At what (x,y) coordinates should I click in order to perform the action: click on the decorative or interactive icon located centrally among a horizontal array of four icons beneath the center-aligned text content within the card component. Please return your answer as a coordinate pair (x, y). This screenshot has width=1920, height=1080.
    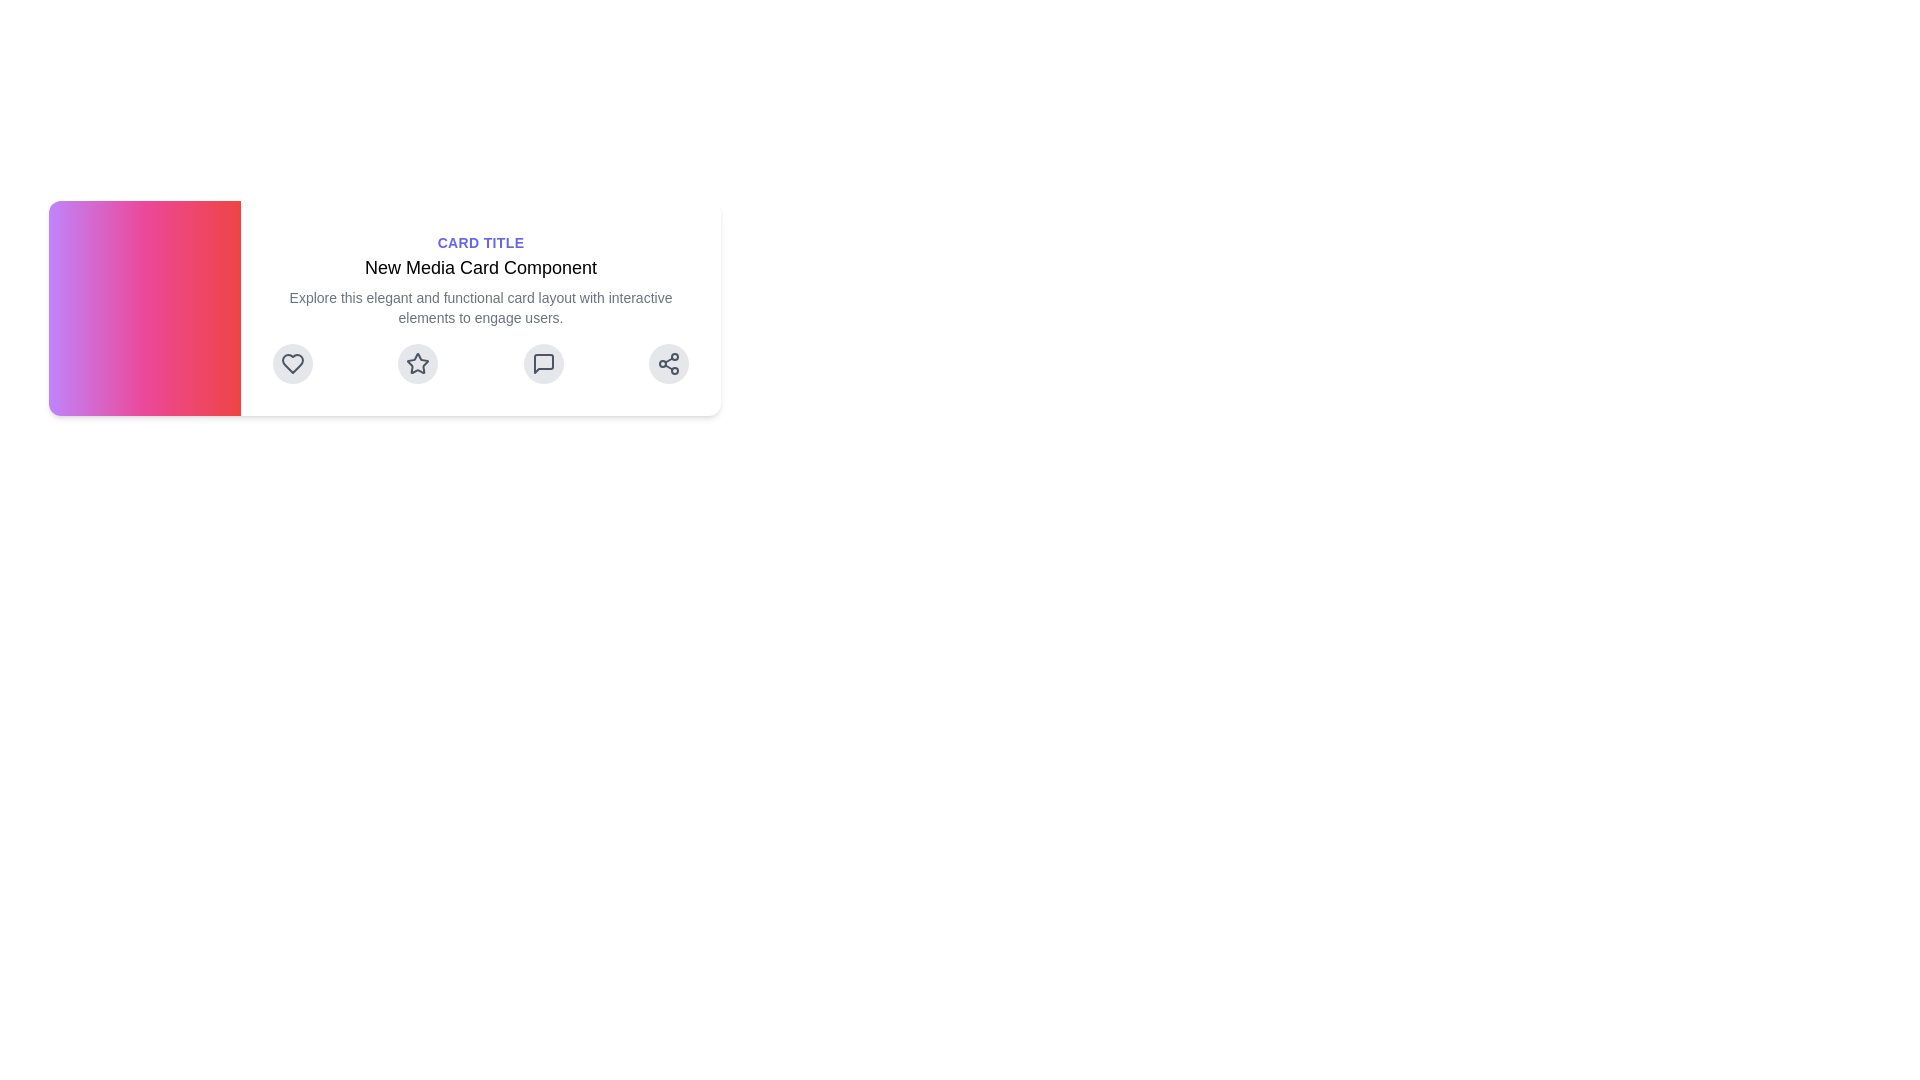
    Looking at the image, I should click on (417, 362).